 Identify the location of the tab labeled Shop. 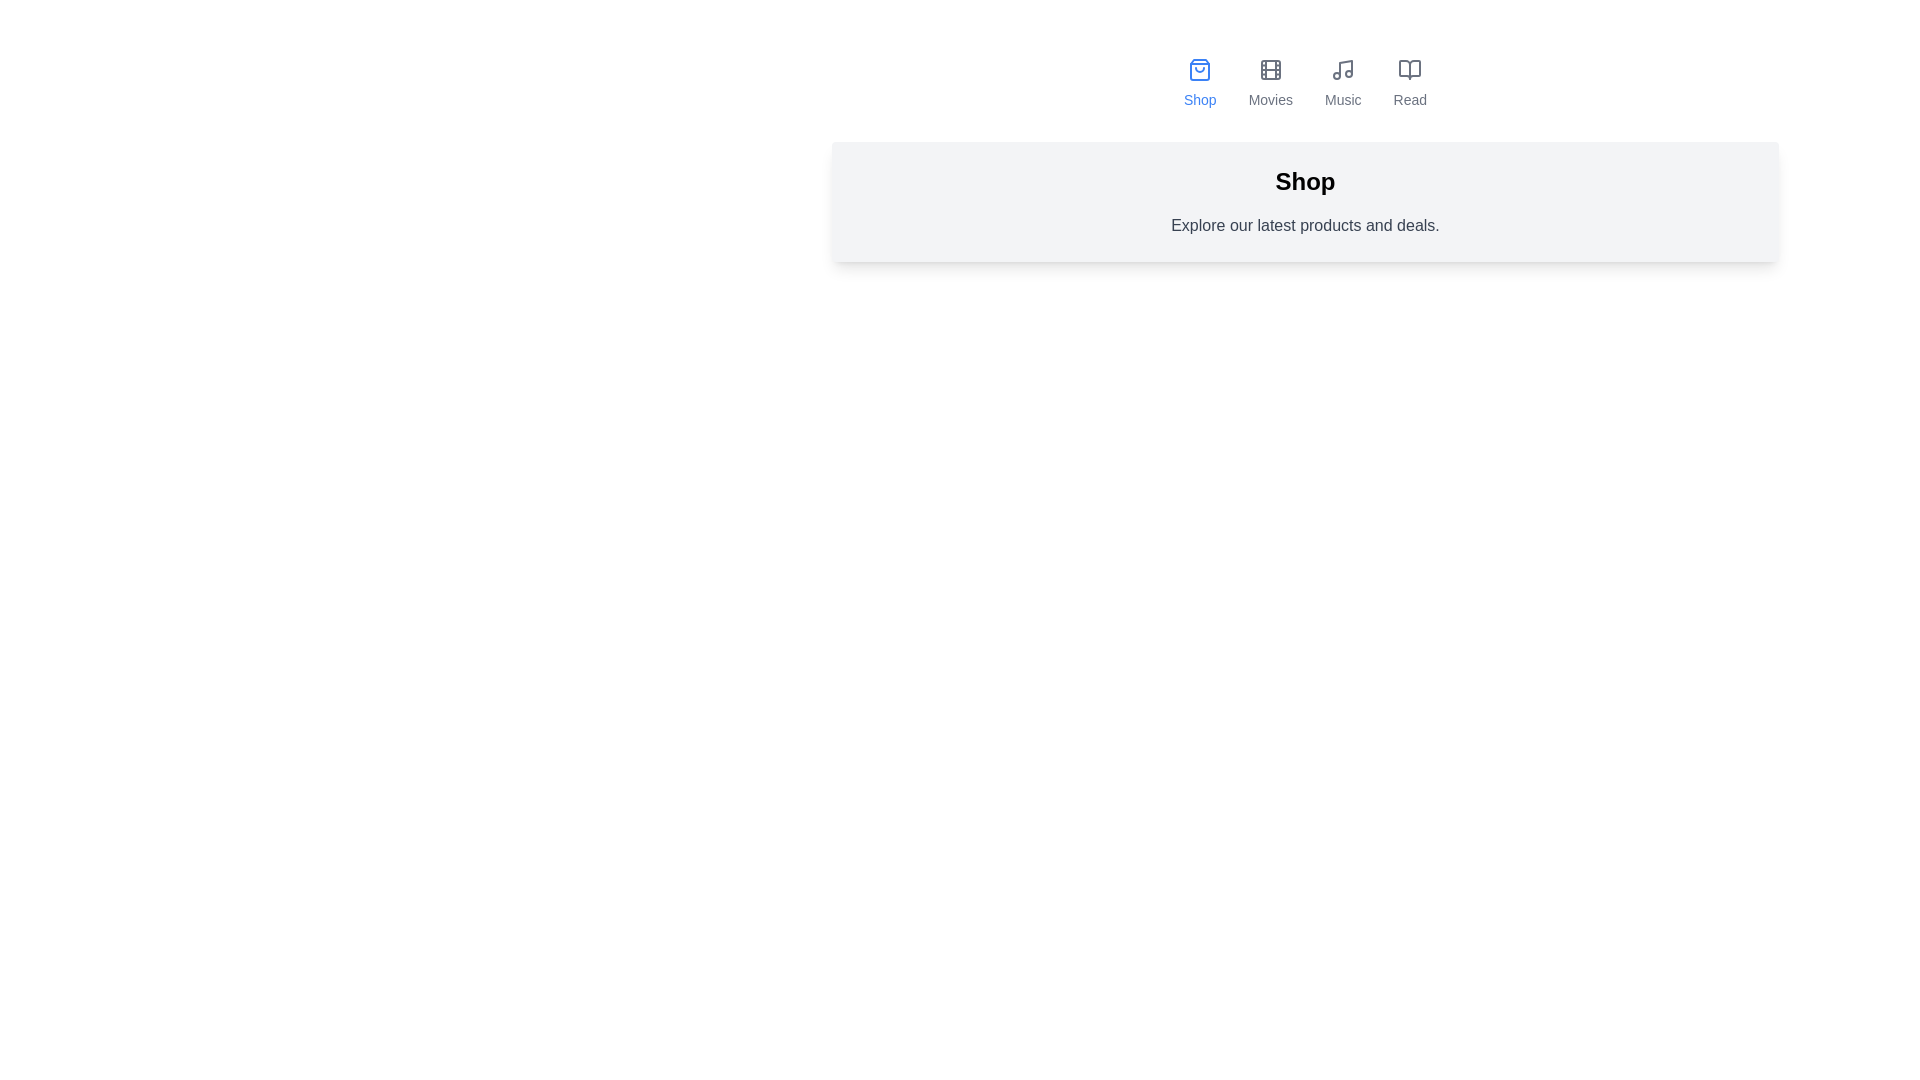
(1200, 83).